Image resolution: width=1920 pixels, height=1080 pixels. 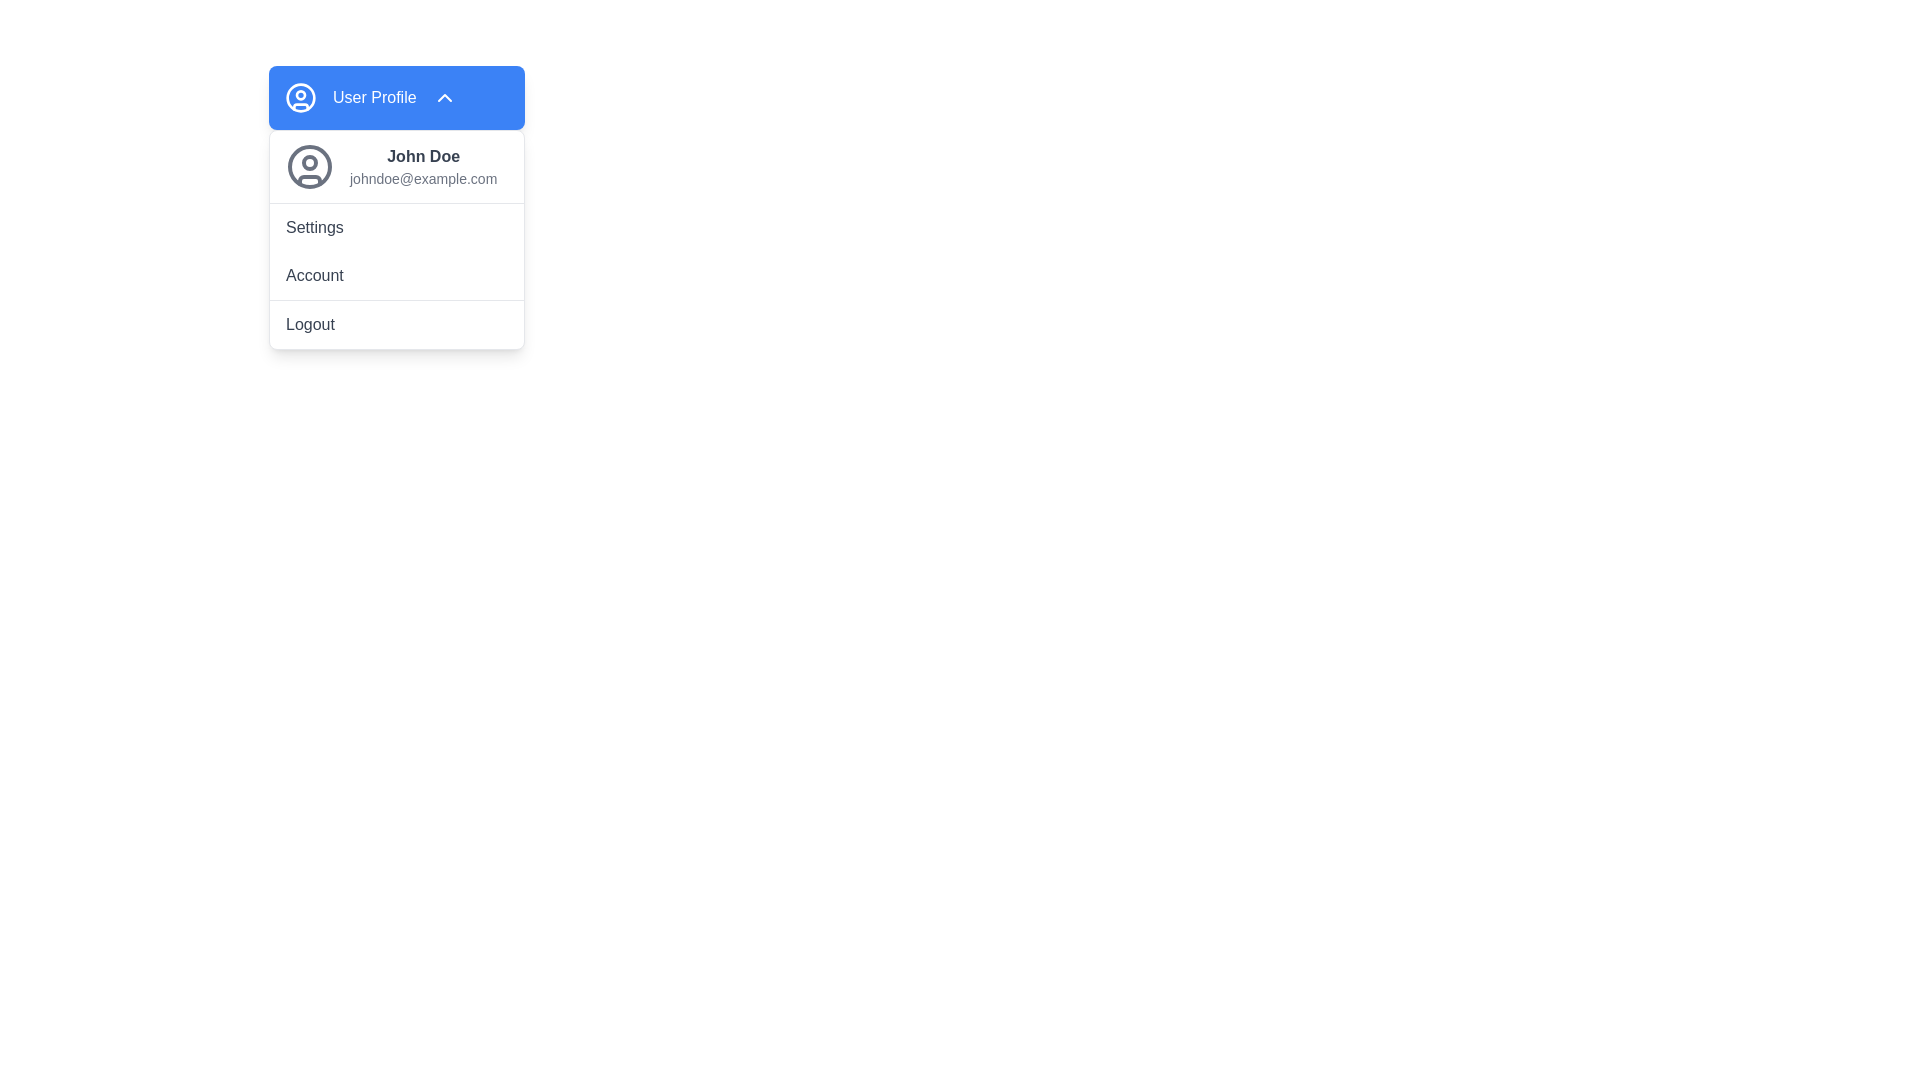 What do you see at coordinates (397, 97) in the screenshot?
I see `the 'User Profile' dropdown toggle button, which features a user icon and a downward-pointing chevron on a blue background` at bounding box center [397, 97].